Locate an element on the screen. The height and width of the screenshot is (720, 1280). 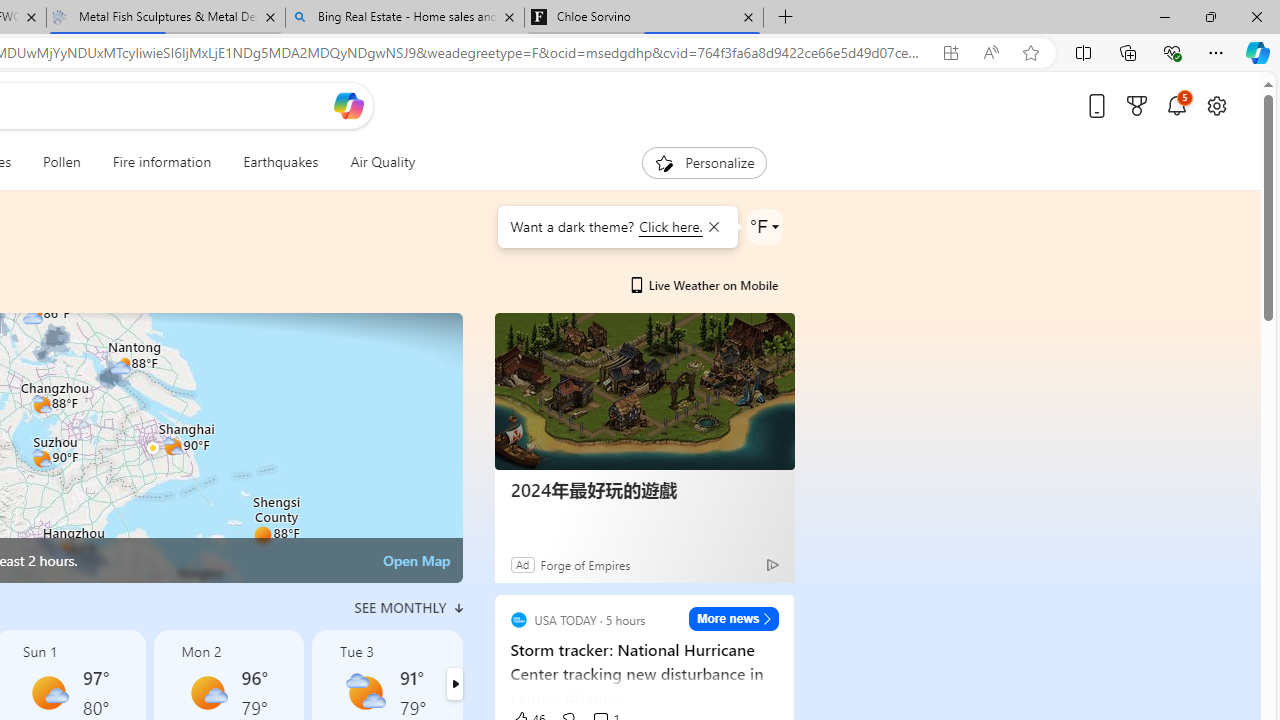
'Personalize' is located at coordinates (704, 162).